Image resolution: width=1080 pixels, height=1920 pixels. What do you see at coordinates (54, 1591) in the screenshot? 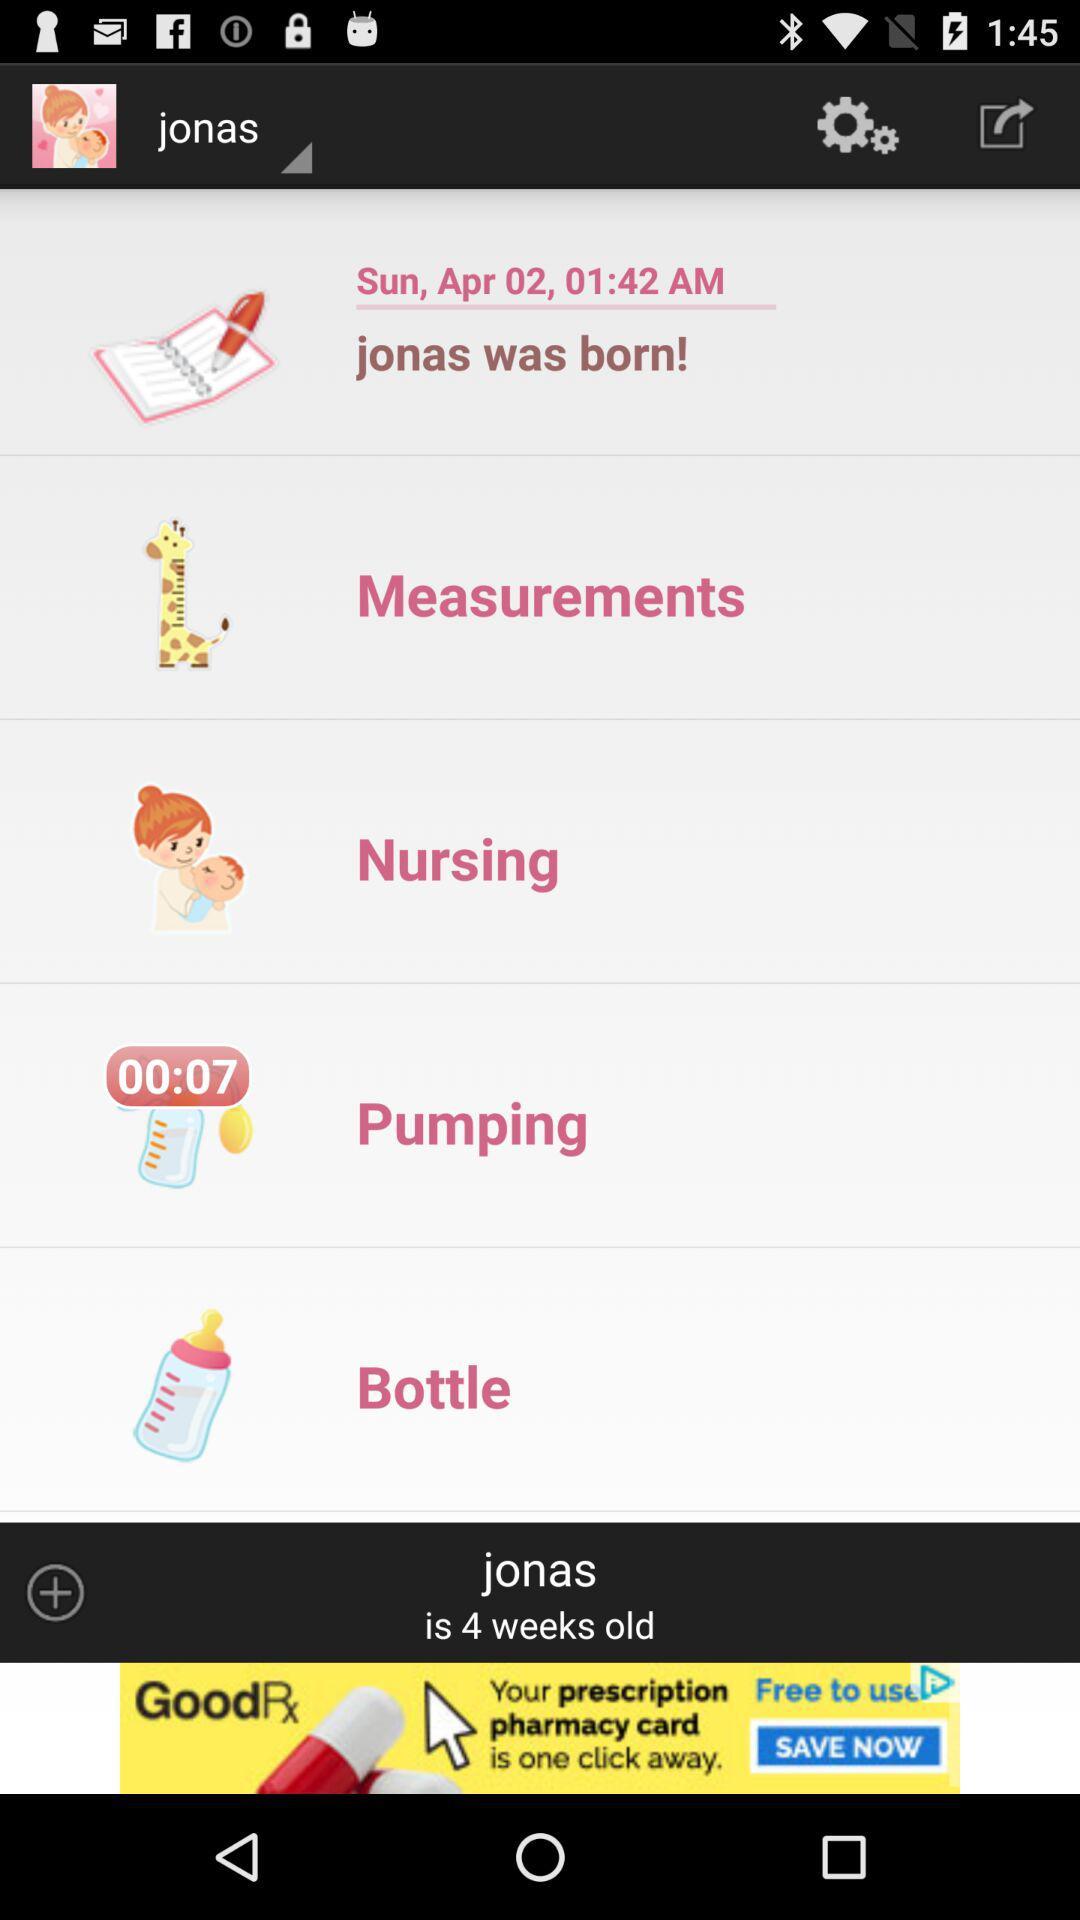
I see `another person` at bounding box center [54, 1591].